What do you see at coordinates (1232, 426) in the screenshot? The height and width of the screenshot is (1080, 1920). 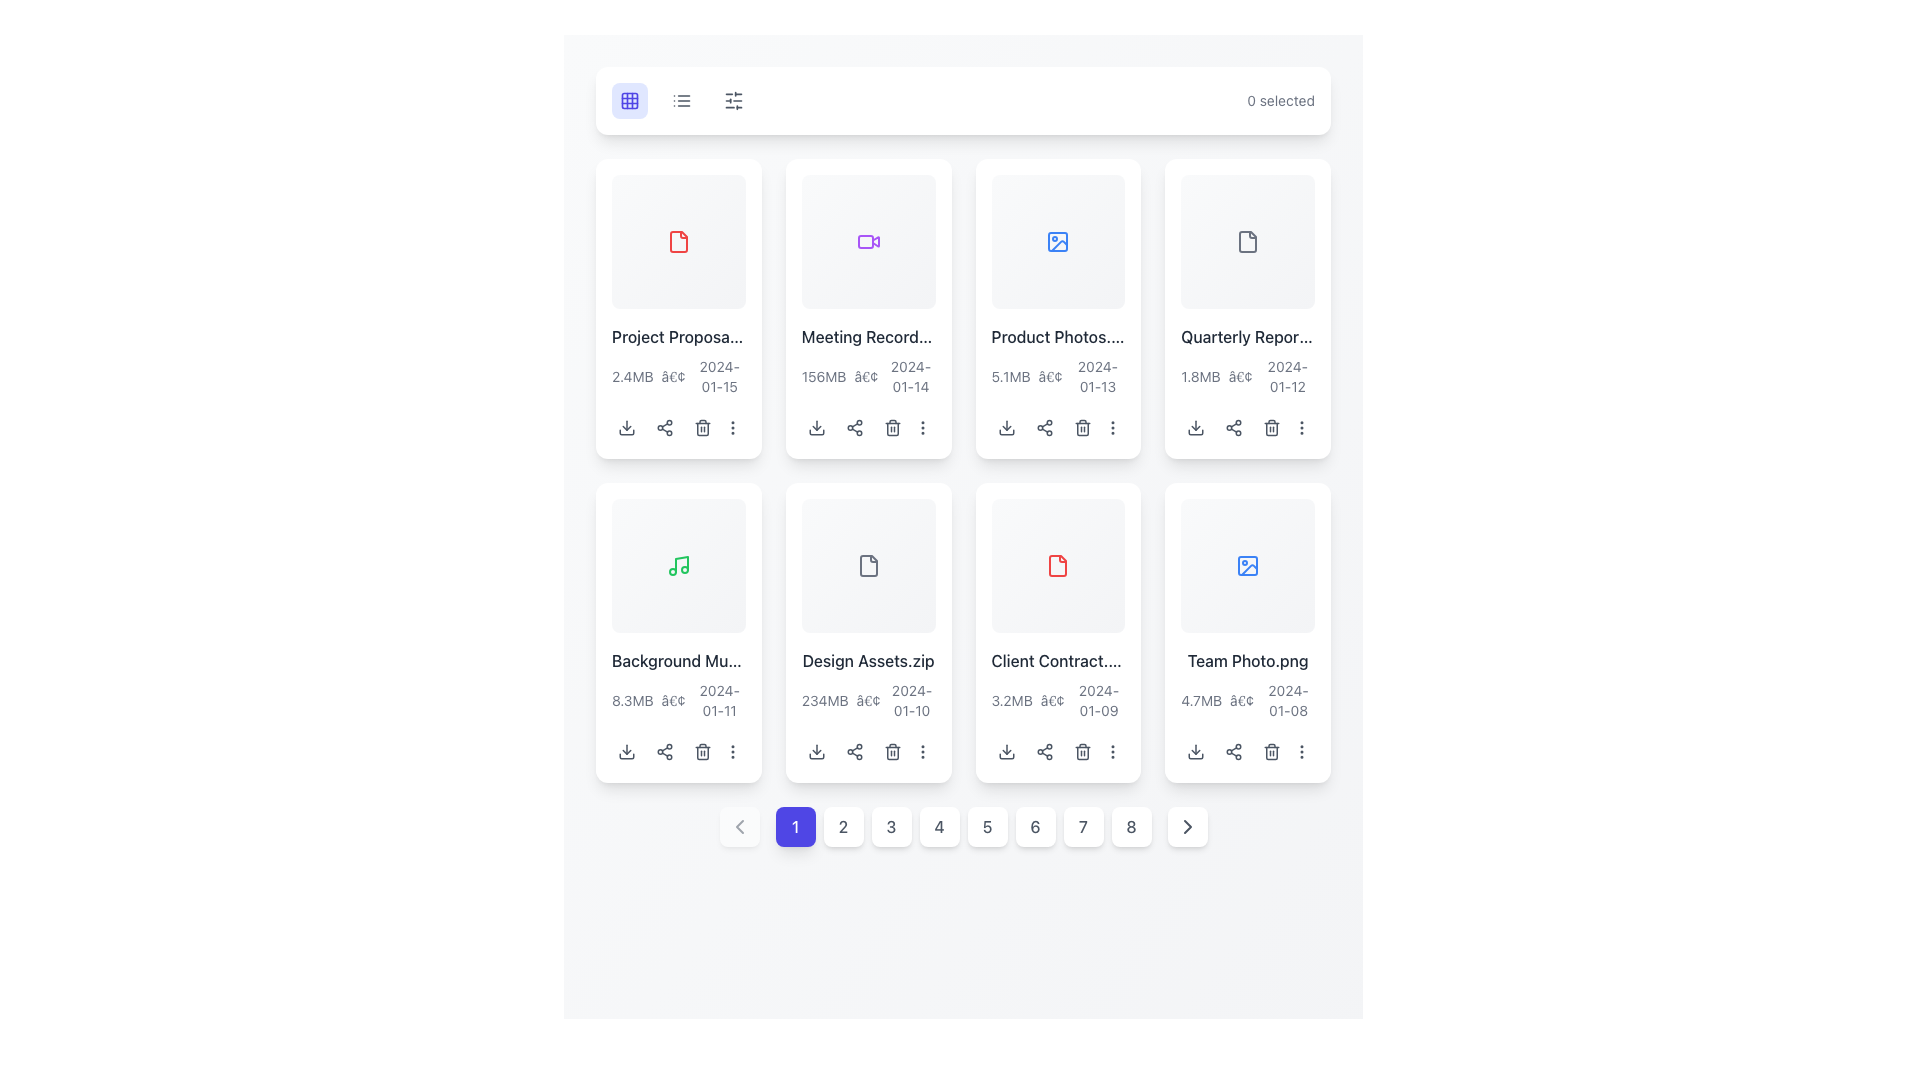 I see `the share icon button represented by three dots connected by lines, located in the toolbar beneath the 'Quarterly Report.pdf' file preview, to initiate the sharing action` at bounding box center [1232, 426].